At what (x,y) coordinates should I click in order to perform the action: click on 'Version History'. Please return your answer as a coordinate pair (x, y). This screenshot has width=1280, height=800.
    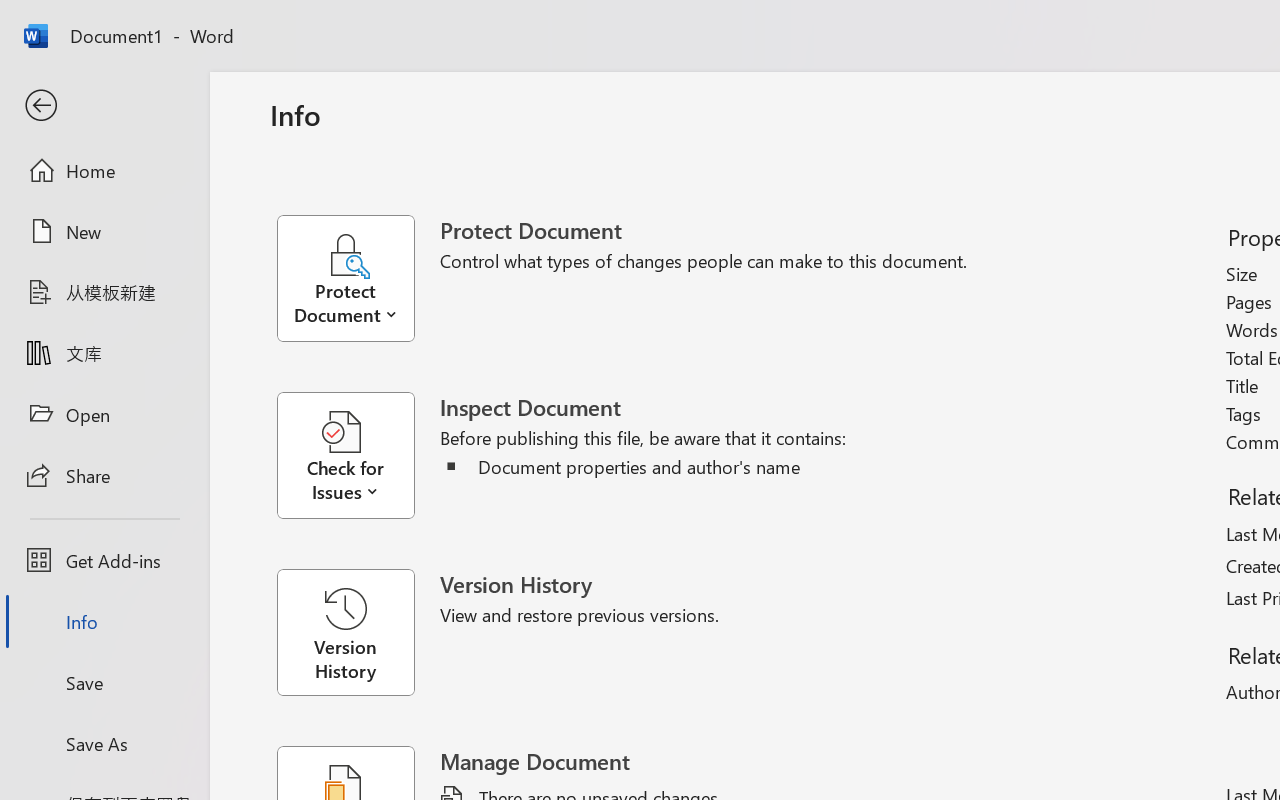
    Looking at the image, I should click on (345, 632).